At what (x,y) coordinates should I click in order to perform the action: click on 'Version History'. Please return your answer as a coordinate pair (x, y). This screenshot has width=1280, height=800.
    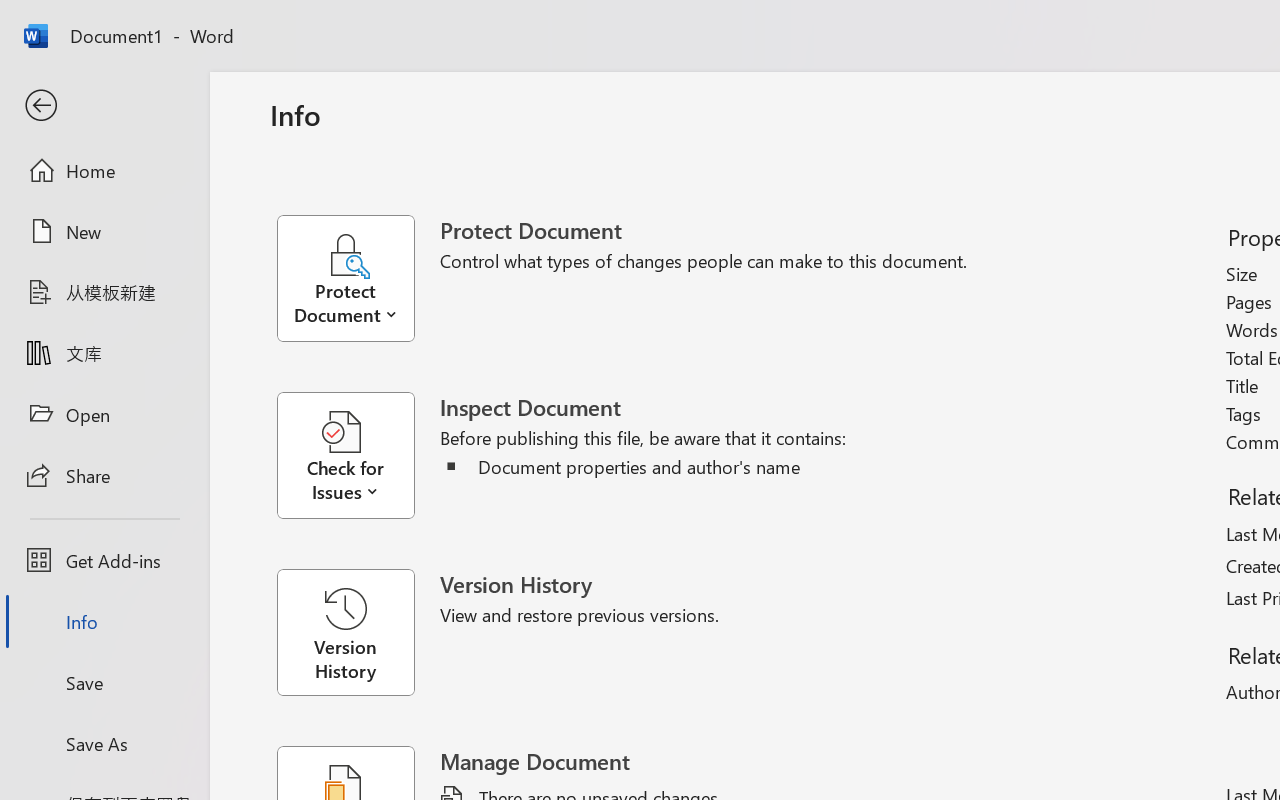
    Looking at the image, I should click on (345, 632).